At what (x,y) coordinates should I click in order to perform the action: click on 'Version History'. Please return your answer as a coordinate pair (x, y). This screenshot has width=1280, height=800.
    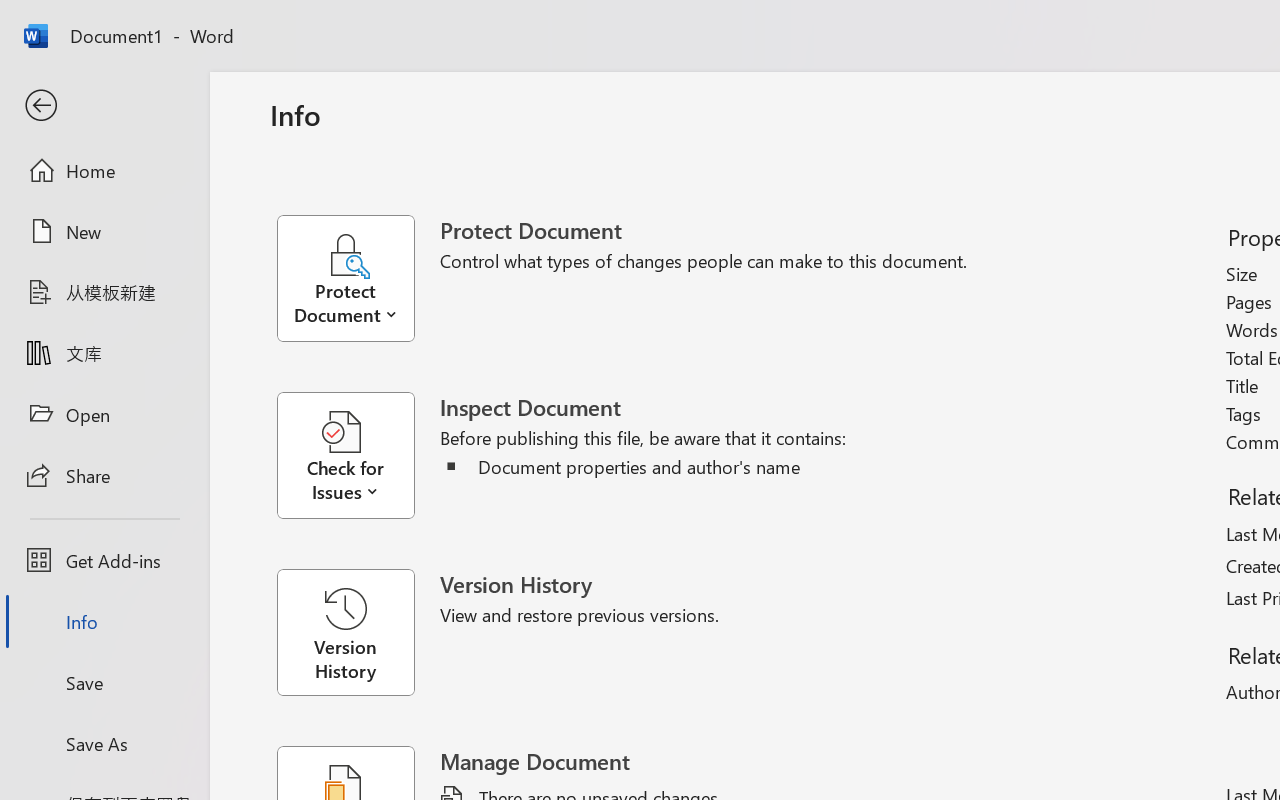
    Looking at the image, I should click on (345, 632).